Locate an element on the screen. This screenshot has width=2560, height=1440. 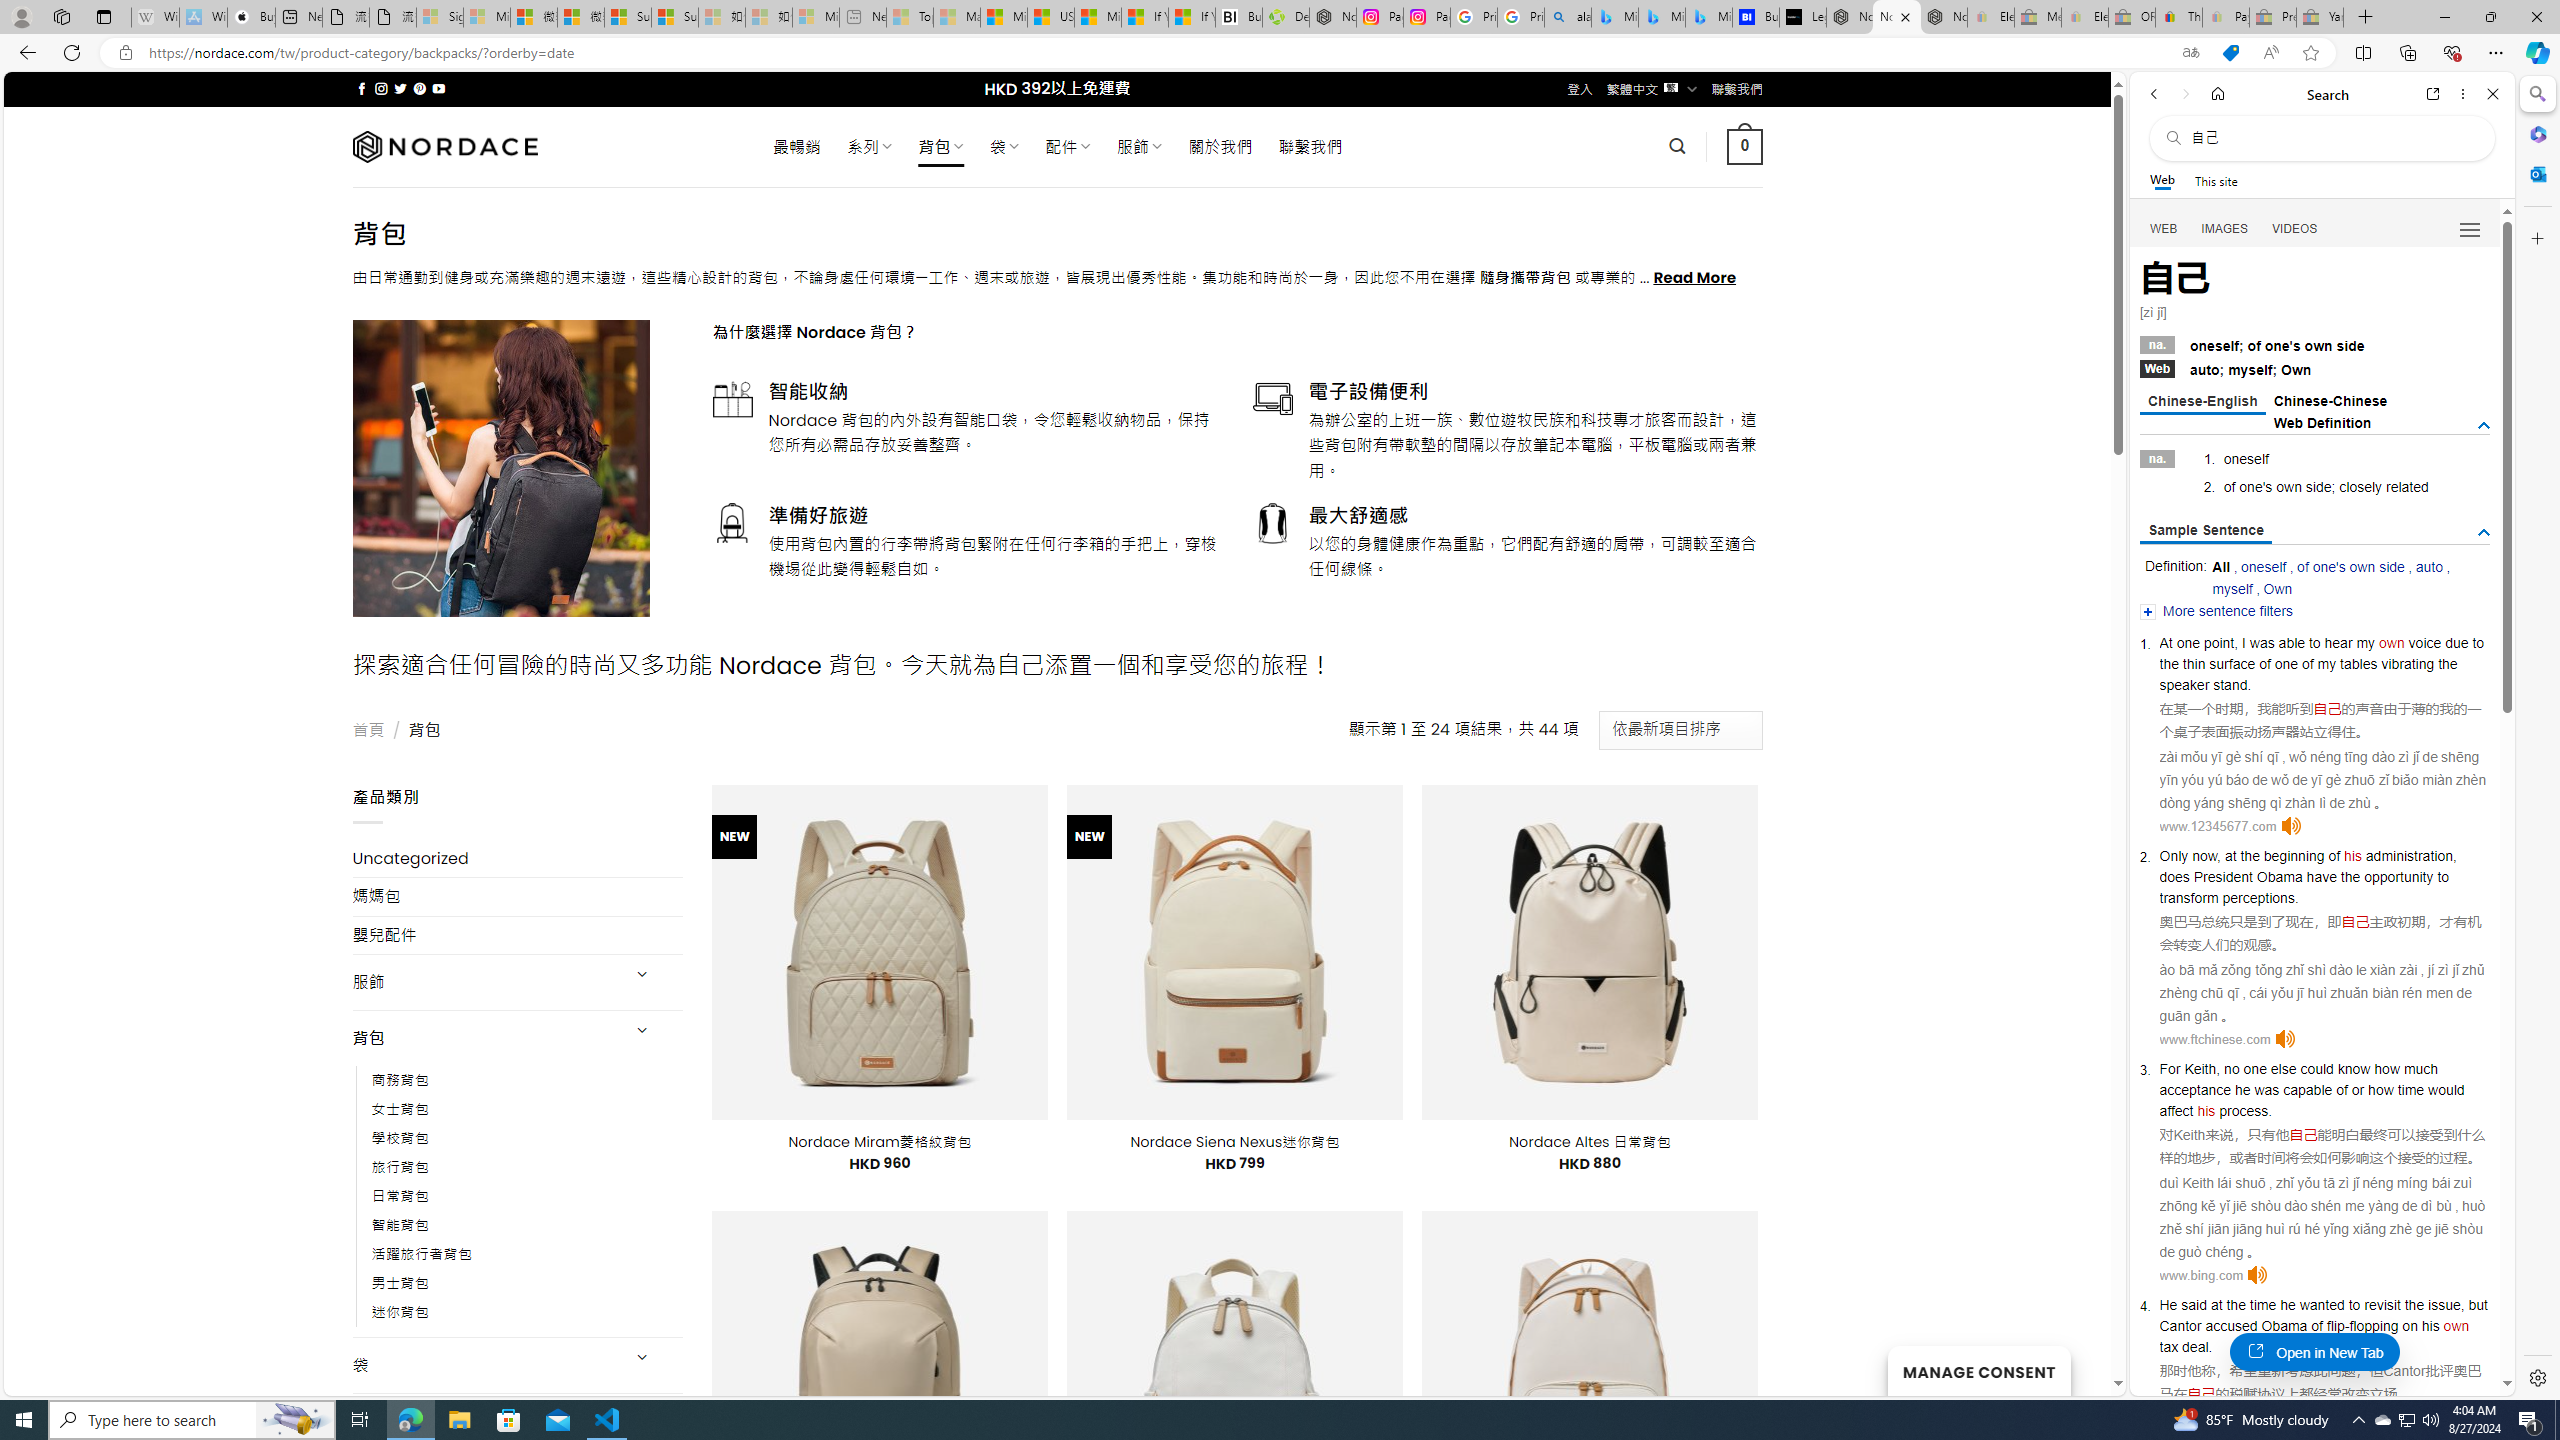
'time' is located at coordinates (2262, 1305).